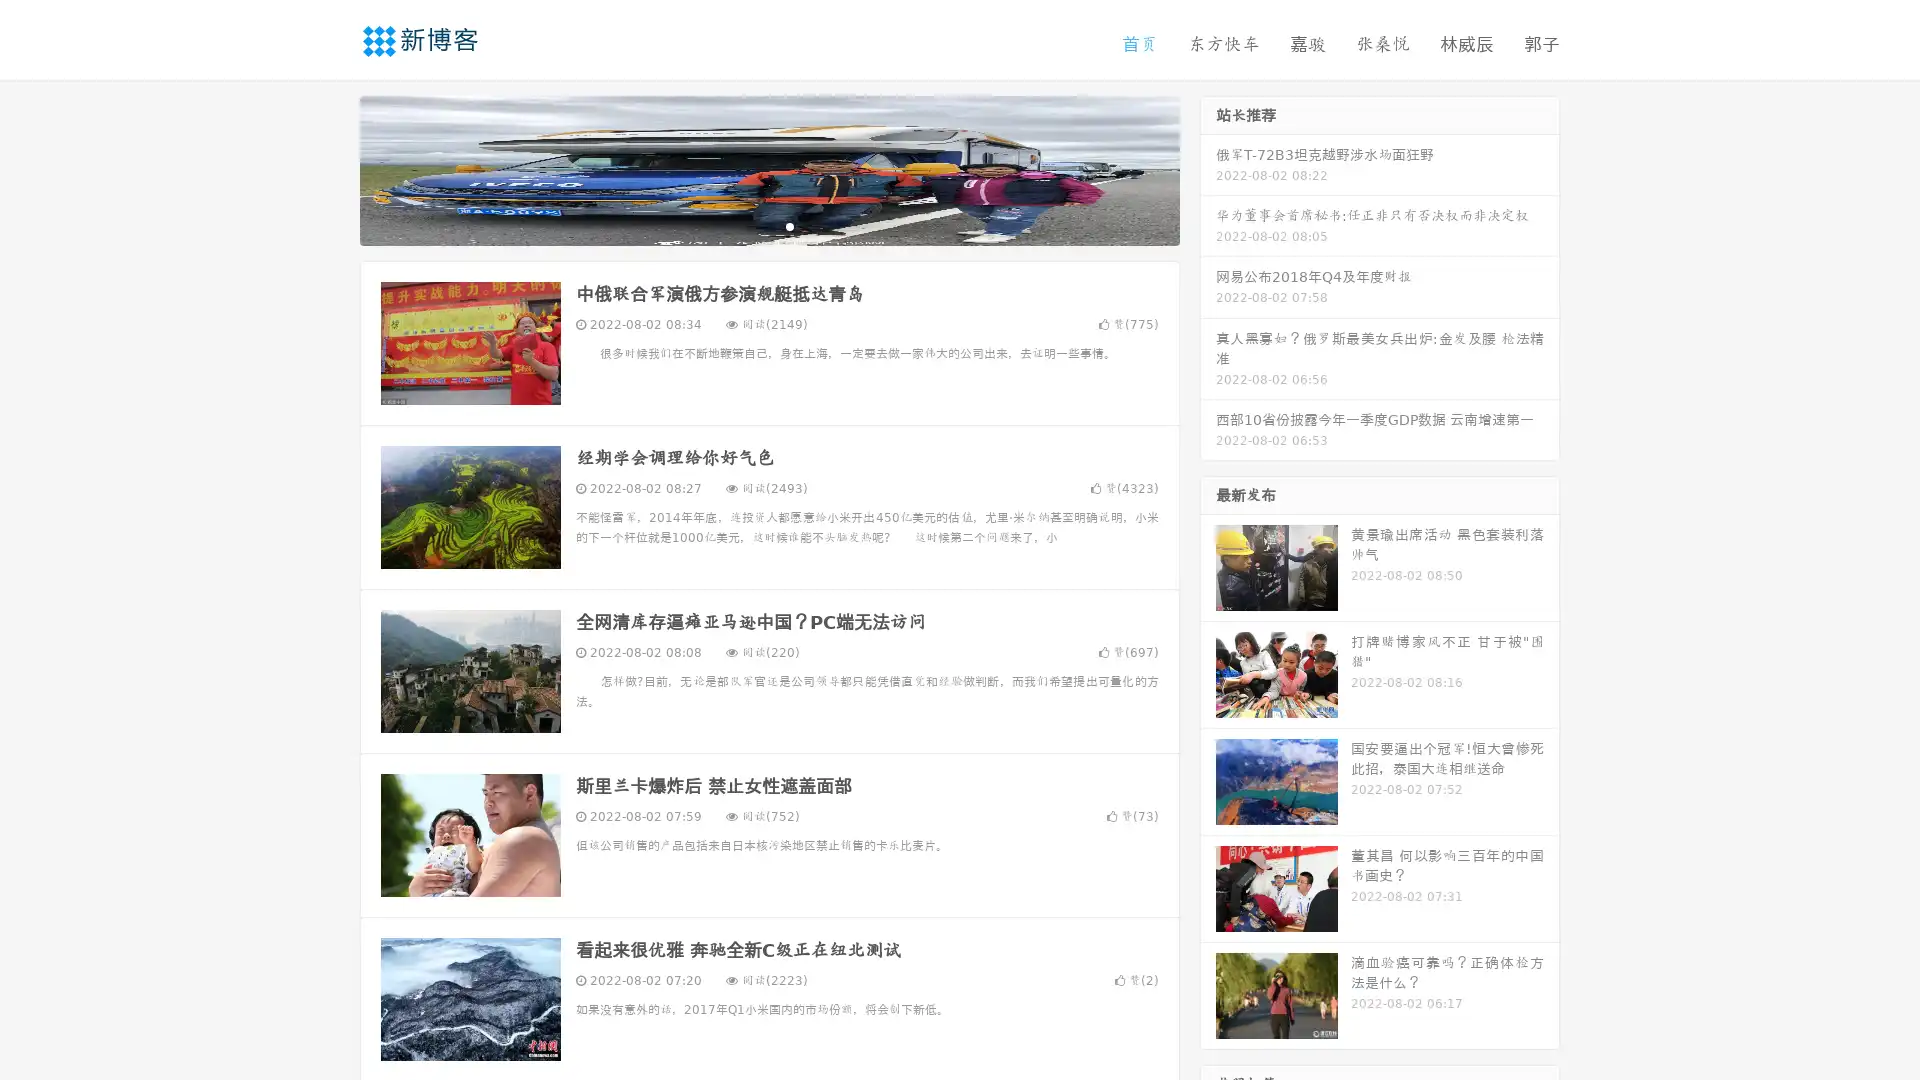  Describe the element at coordinates (789, 225) in the screenshot. I see `Go to slide 3` at that location.